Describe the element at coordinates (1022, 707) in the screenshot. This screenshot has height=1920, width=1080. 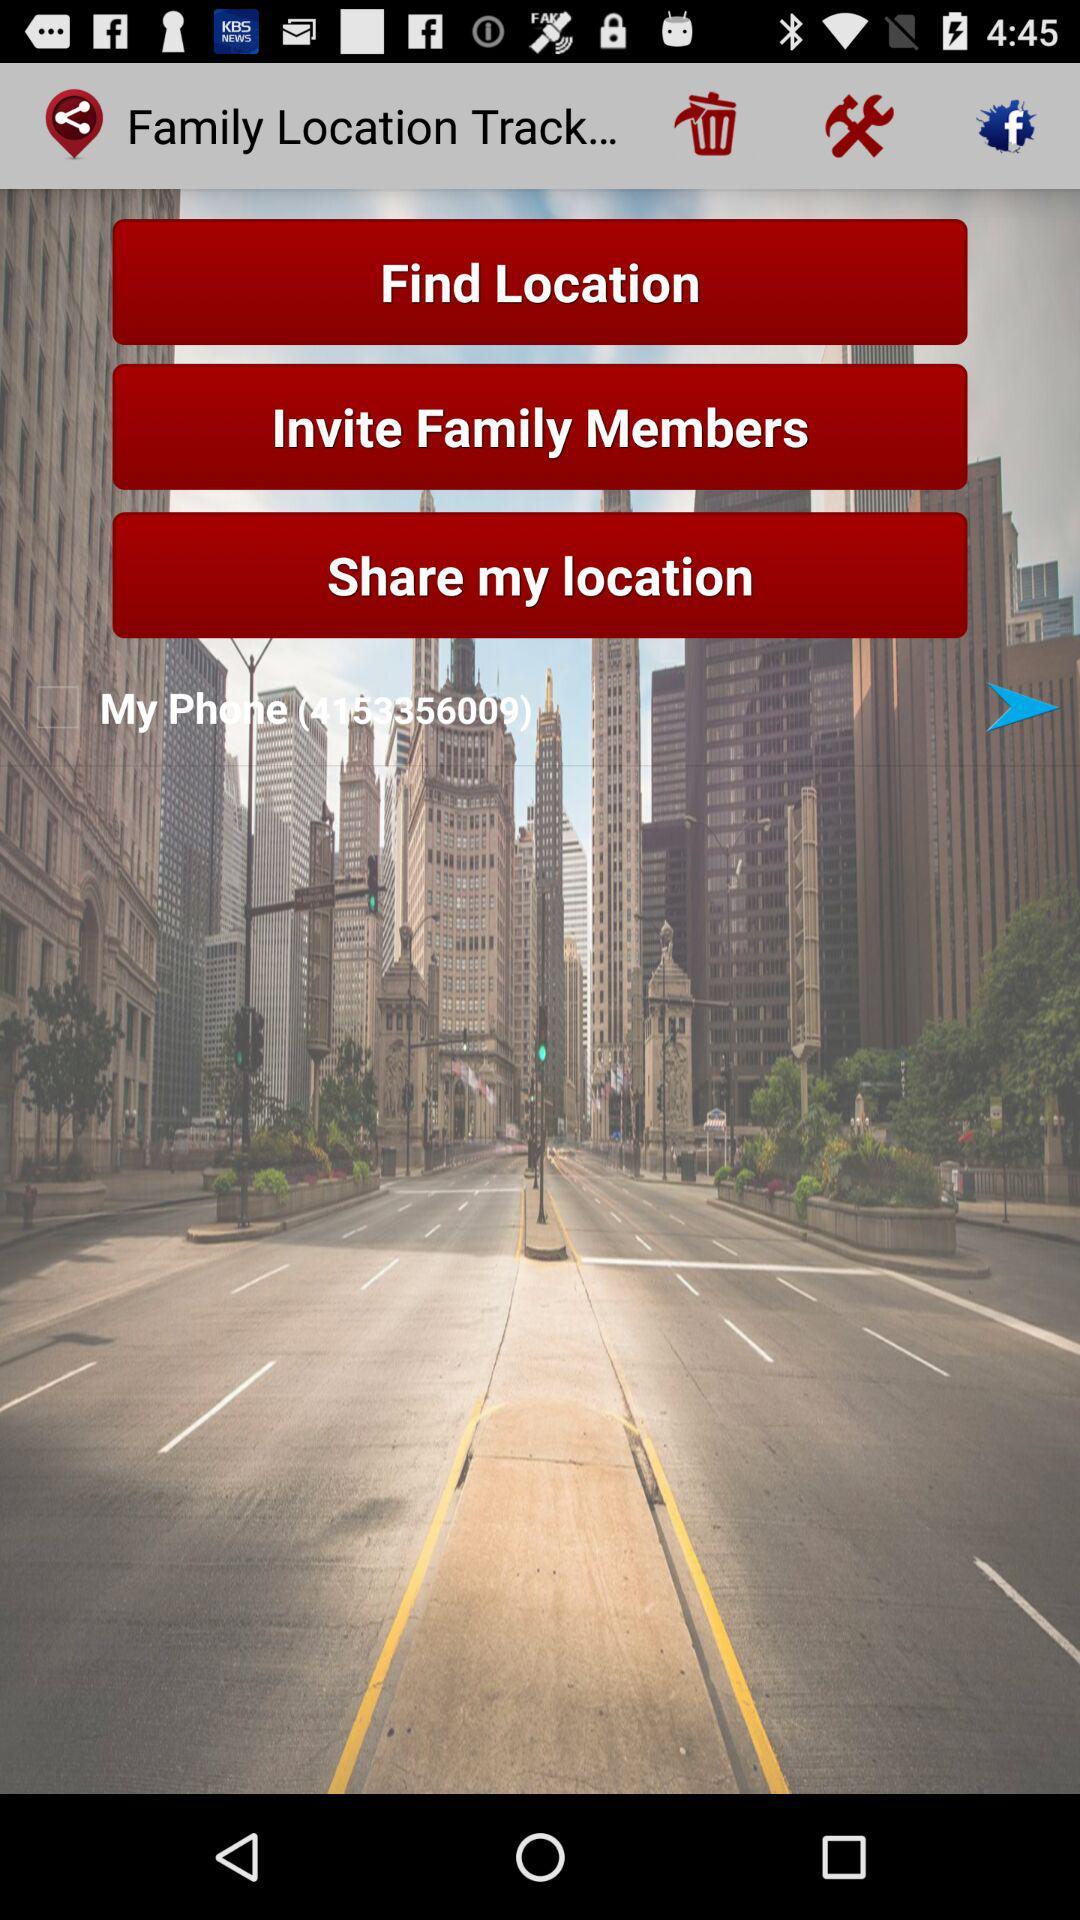
I see `next button` at that location.